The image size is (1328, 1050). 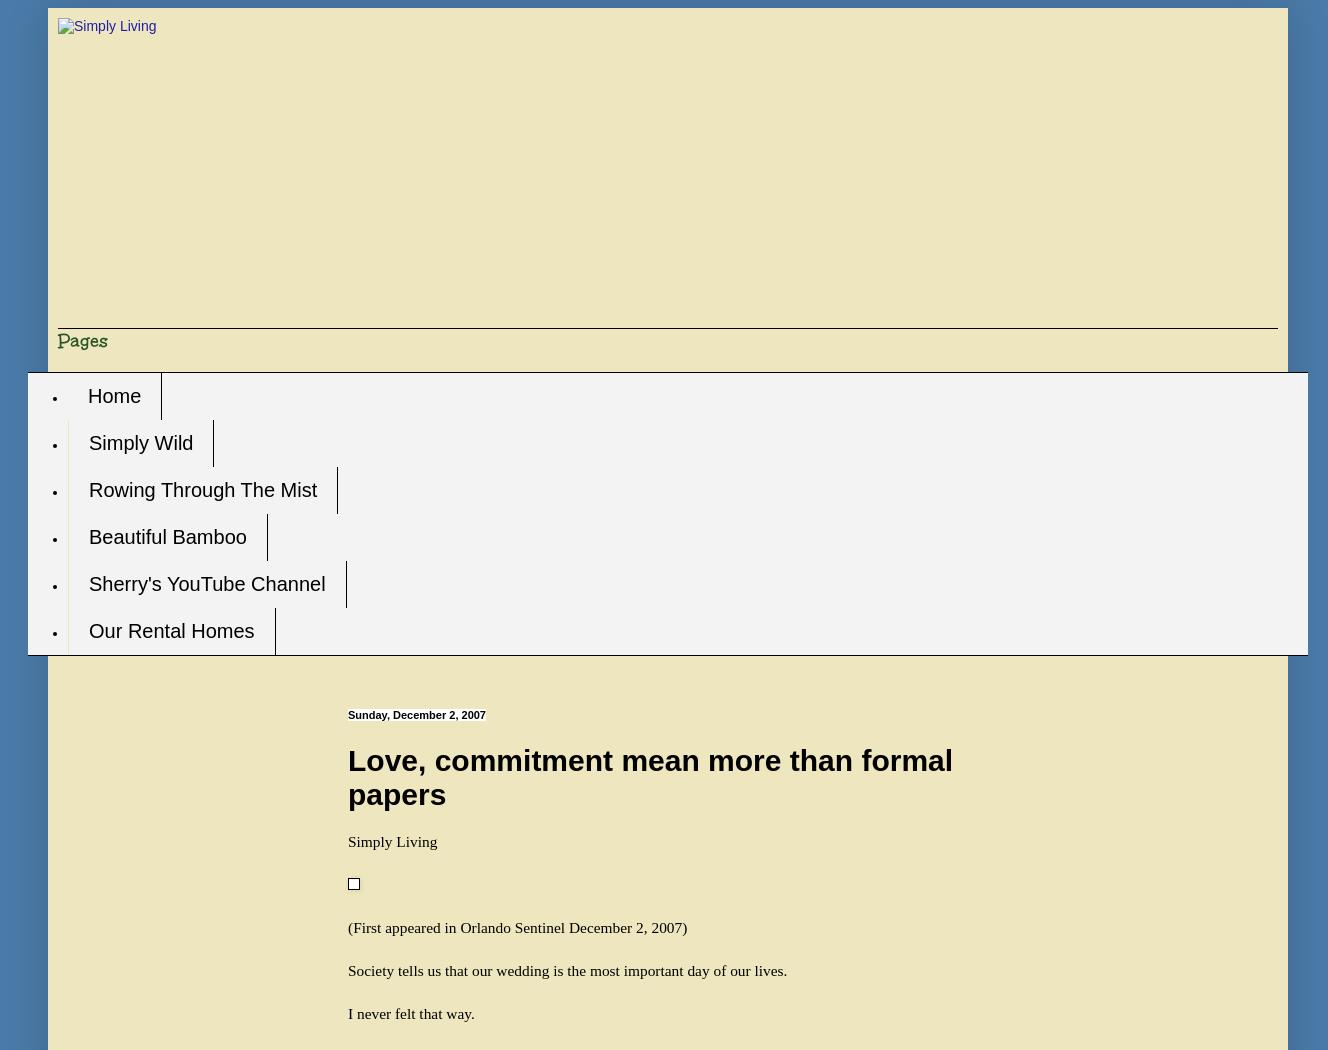 I want to click on '(First appeared in Orlando Sentinel December 2, 2007)', so click(x=346, y=926).